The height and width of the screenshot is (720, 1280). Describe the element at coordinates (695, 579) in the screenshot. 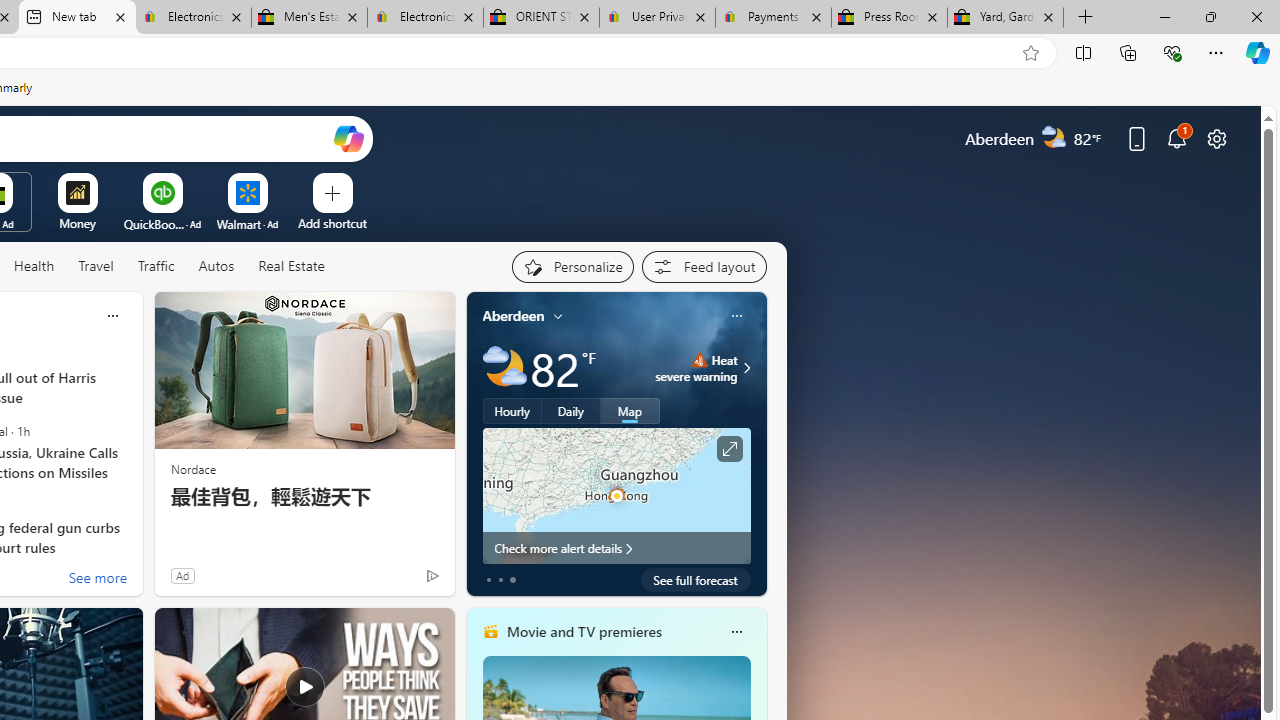

I see `'See full forecast'` at that location.